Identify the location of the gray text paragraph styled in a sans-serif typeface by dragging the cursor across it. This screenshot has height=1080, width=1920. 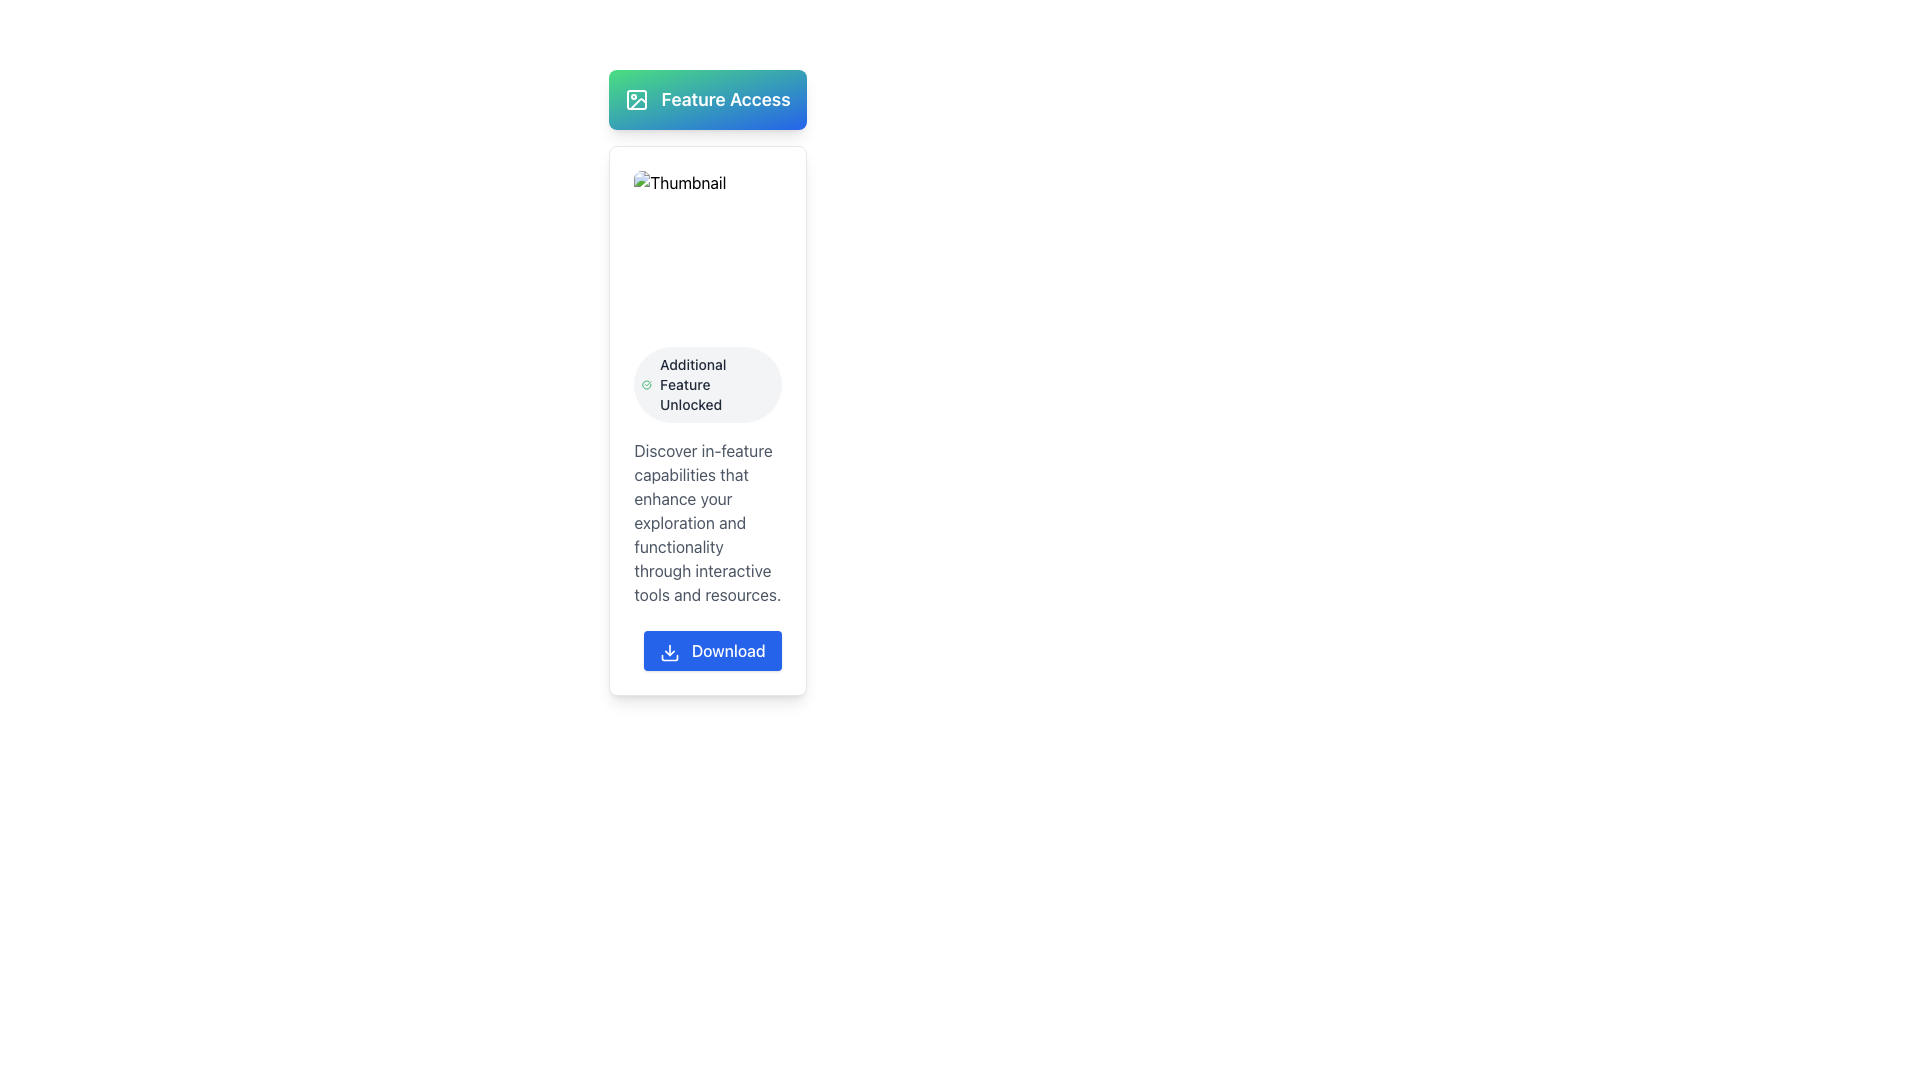
(707, 522).